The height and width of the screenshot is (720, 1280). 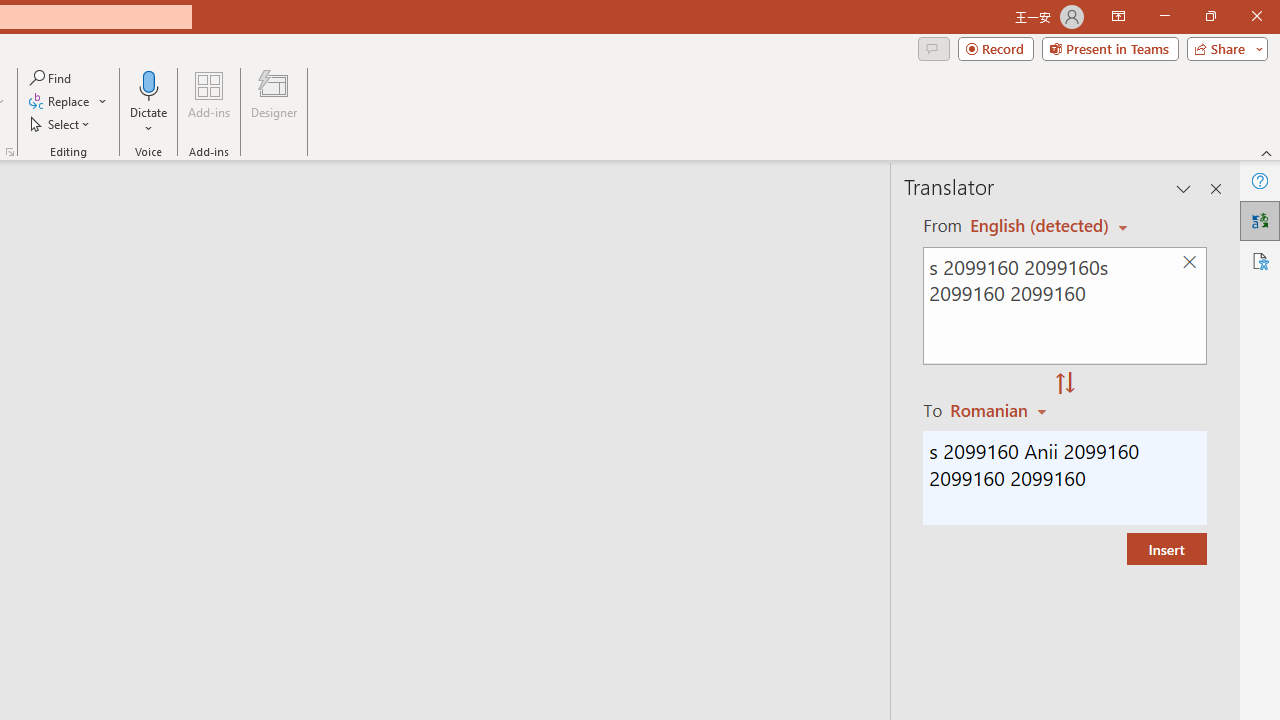 What do you see at coordinates (1001, 409) in the screenshot?
I see `'Romanian'` at bounding box center [1001, 409].